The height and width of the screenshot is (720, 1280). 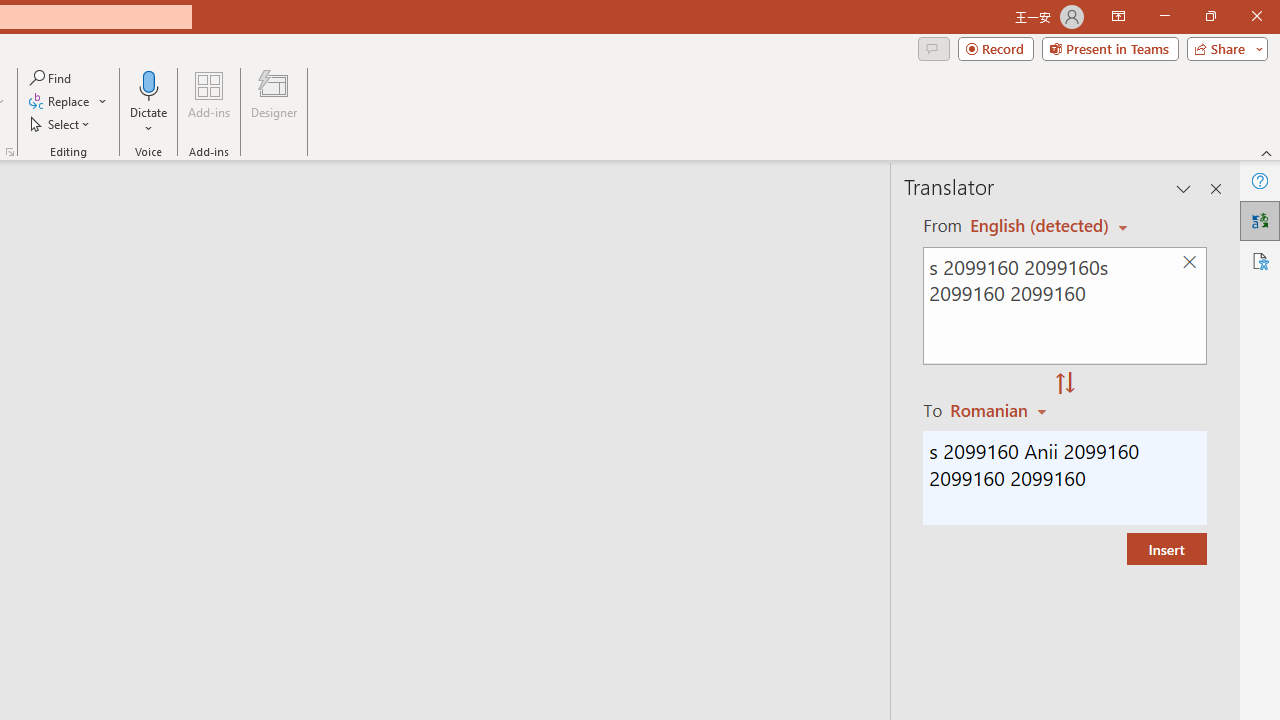 What do you see at coordinates (1001, 409) in the screenshot?
I see `'Romanian'` at bounding box center [1001, 409].